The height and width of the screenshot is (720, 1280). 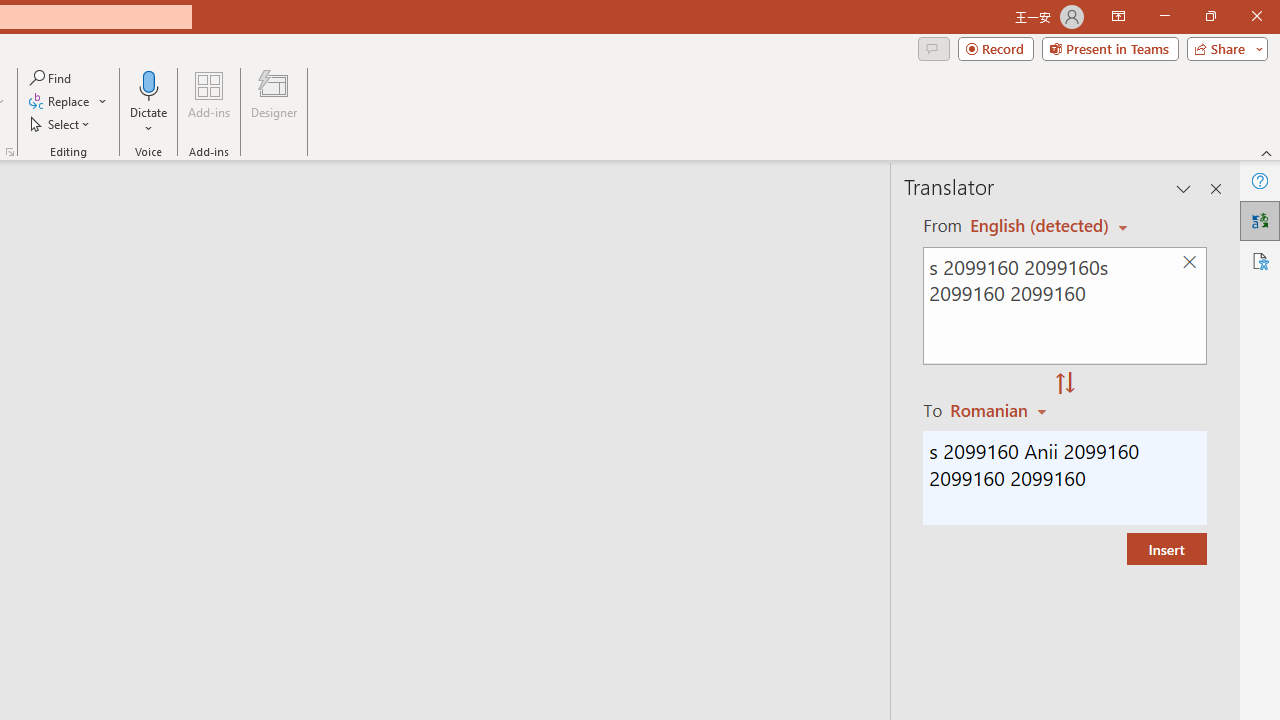 What do you see at coordinates (1001, 409) in the screenshot?
I see `'Romanian'` at bounding box center [1001, 409].